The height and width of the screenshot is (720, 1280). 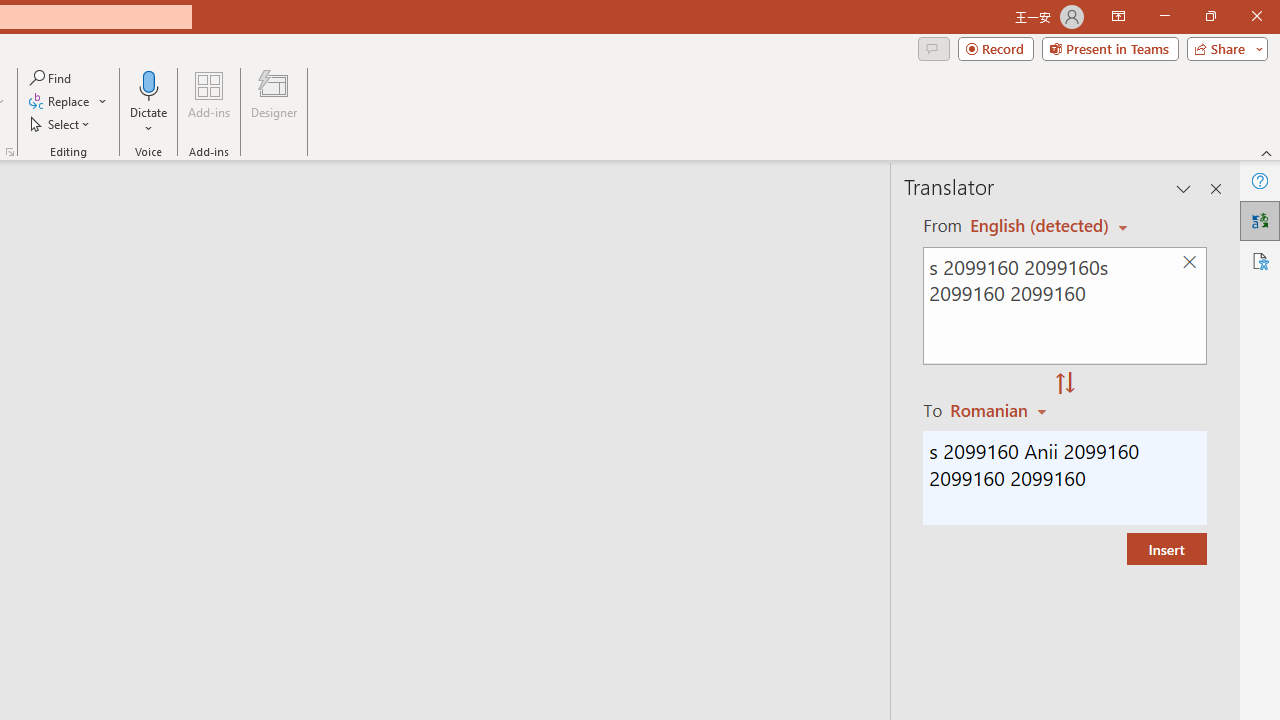 What do you see at coordinates (1001, 409) in the screenshot?
I see `'Romanian'` at bounding box center [1001, 409].